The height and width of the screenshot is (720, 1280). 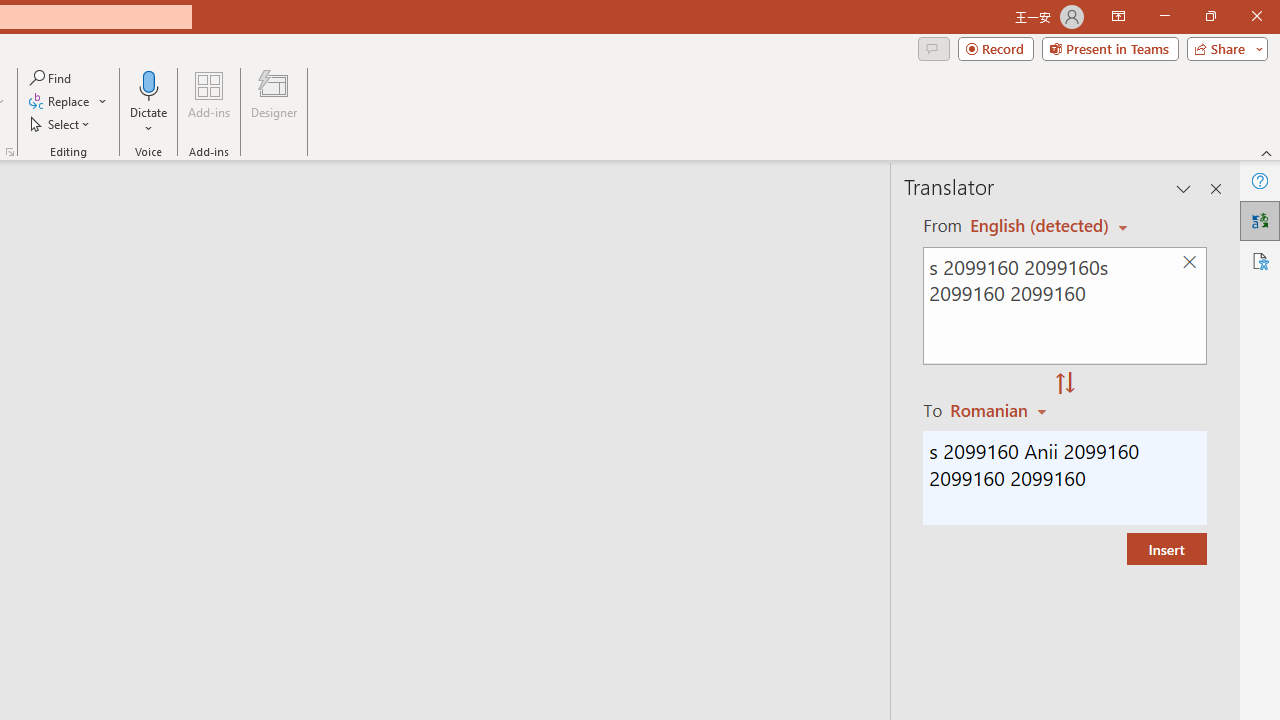 What do you see at coordinates (1001, 409) in the screenshot?
I see `'Romanian'` at bounding box center [1001, 409].